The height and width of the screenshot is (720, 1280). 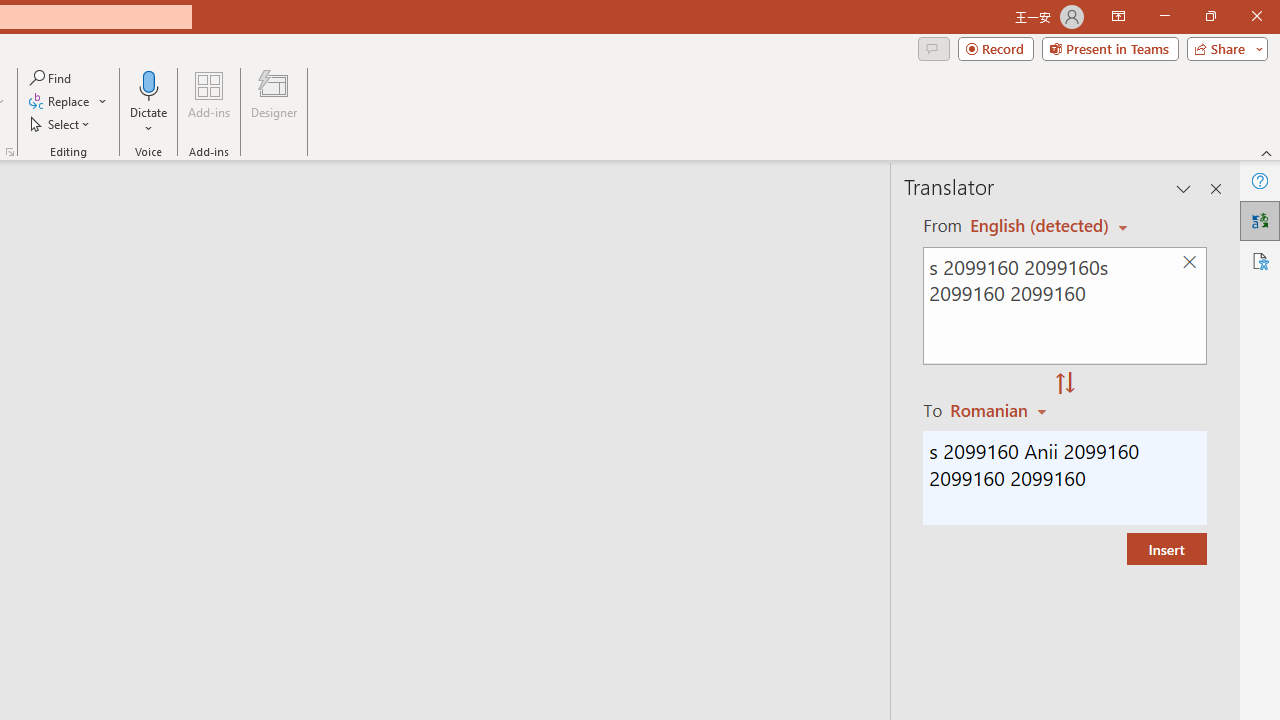 What do you see at coordinates (1001, 409) in the screenshot?
I see `'Romanian'` at bounding box center [1001, 409].